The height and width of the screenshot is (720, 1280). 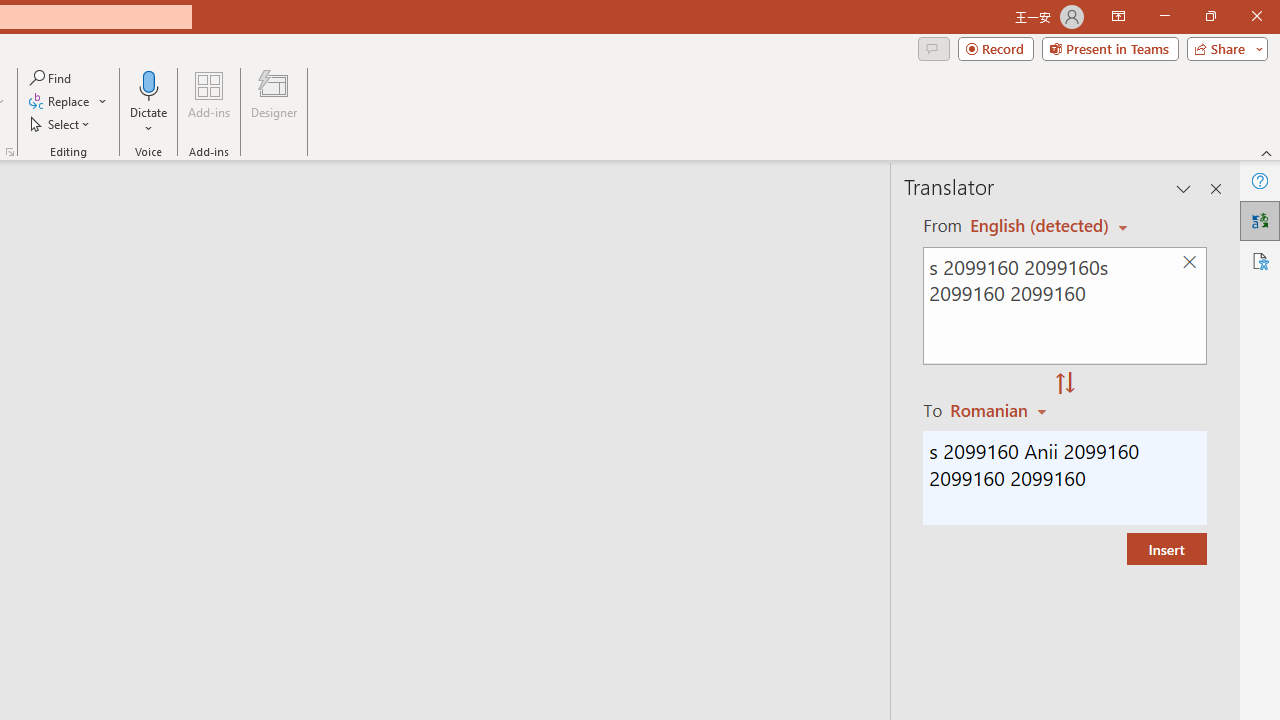 What do you see at coordinates (1001, 409) in the screenshot?
I see `'Romanian'` at bounding box center [1001, 409].